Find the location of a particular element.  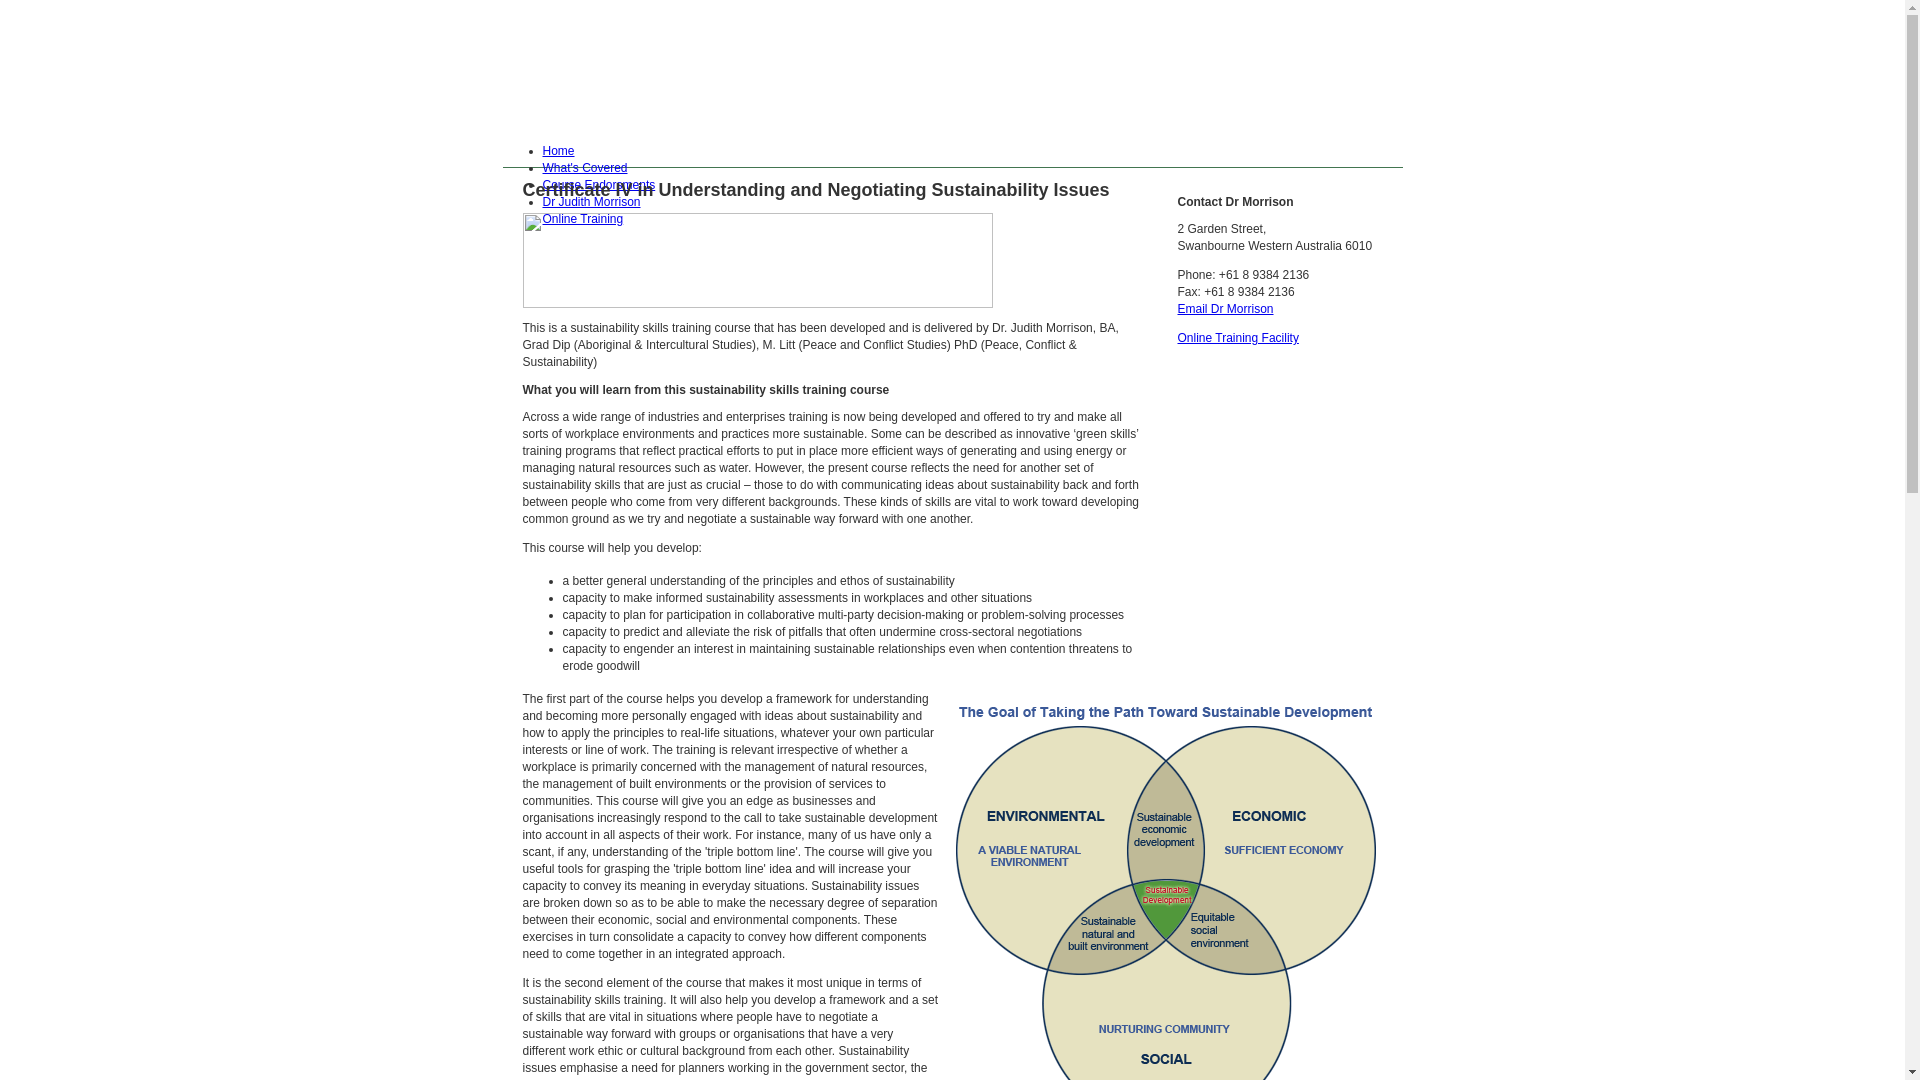

'Course Endorsments' is located at coordinates (597, 185).